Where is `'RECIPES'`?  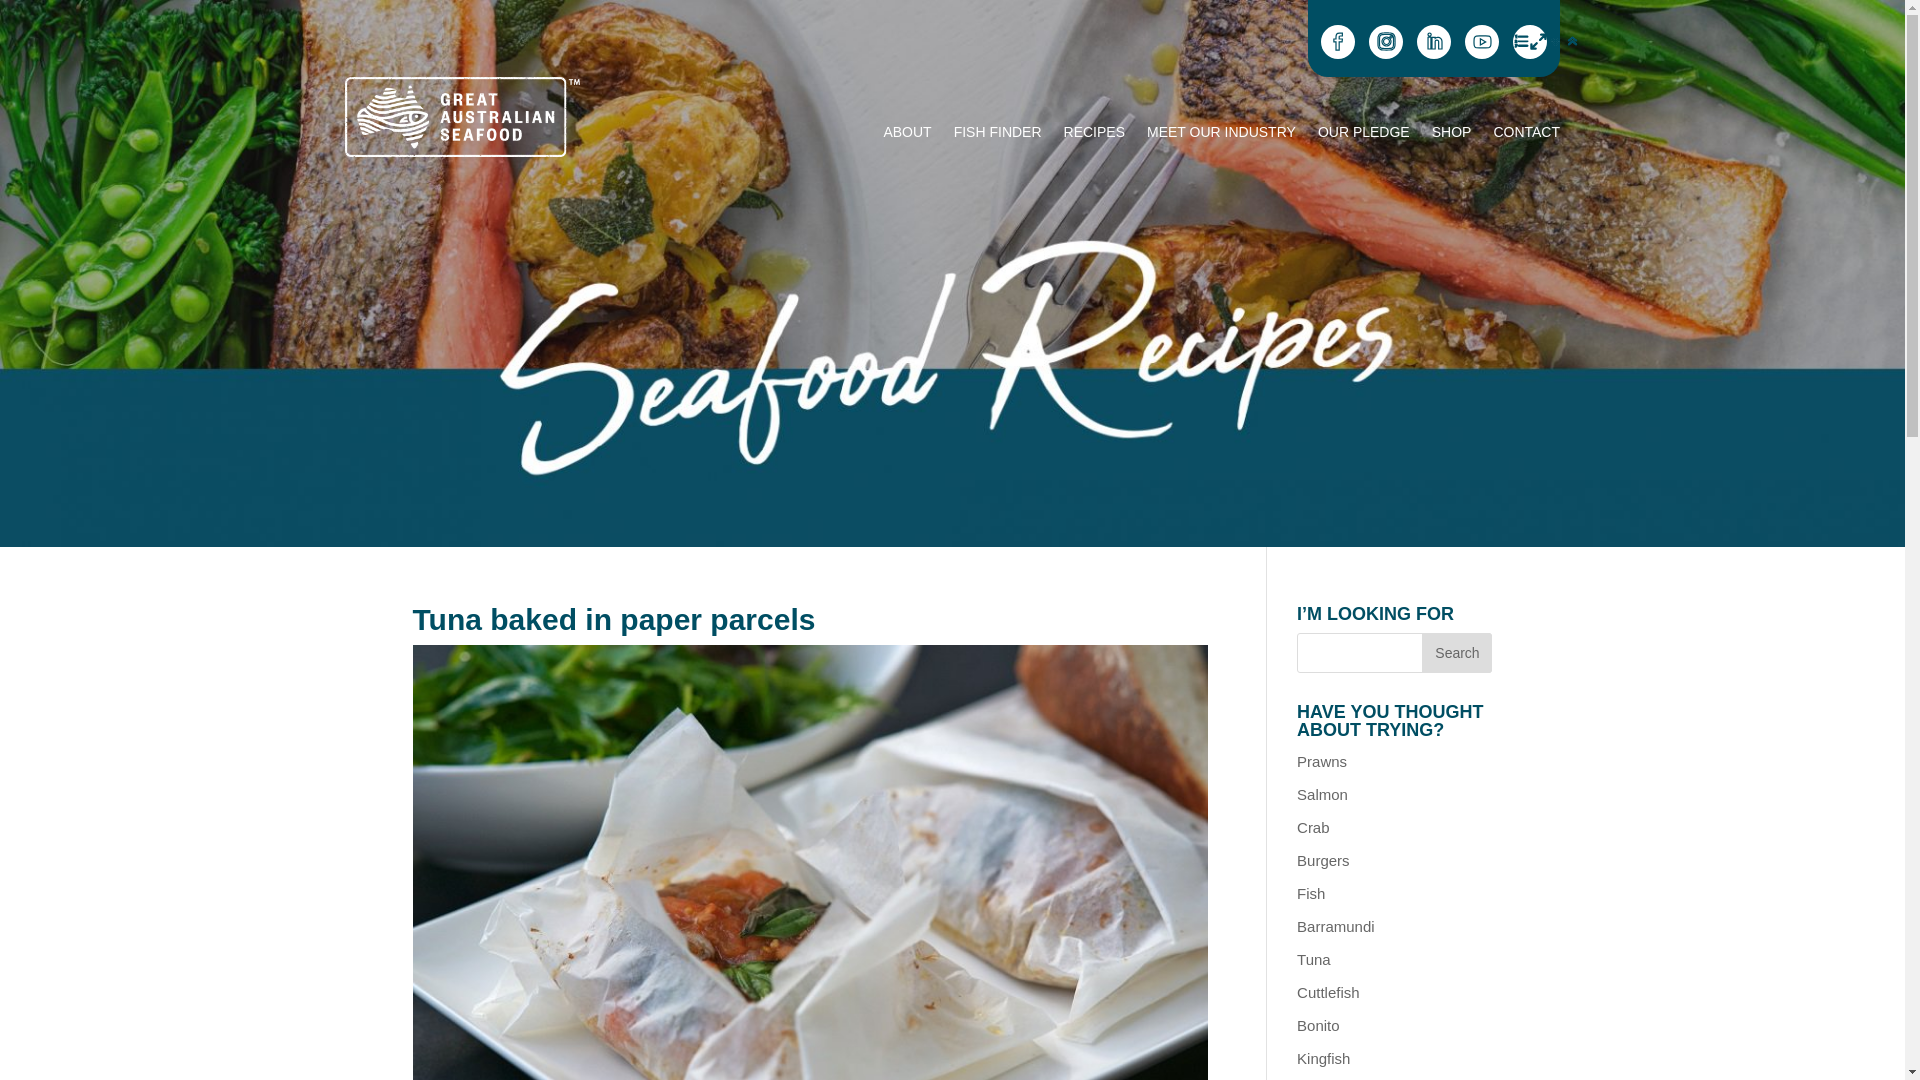
'RECIPES' is located at coordinates (1093, 135).